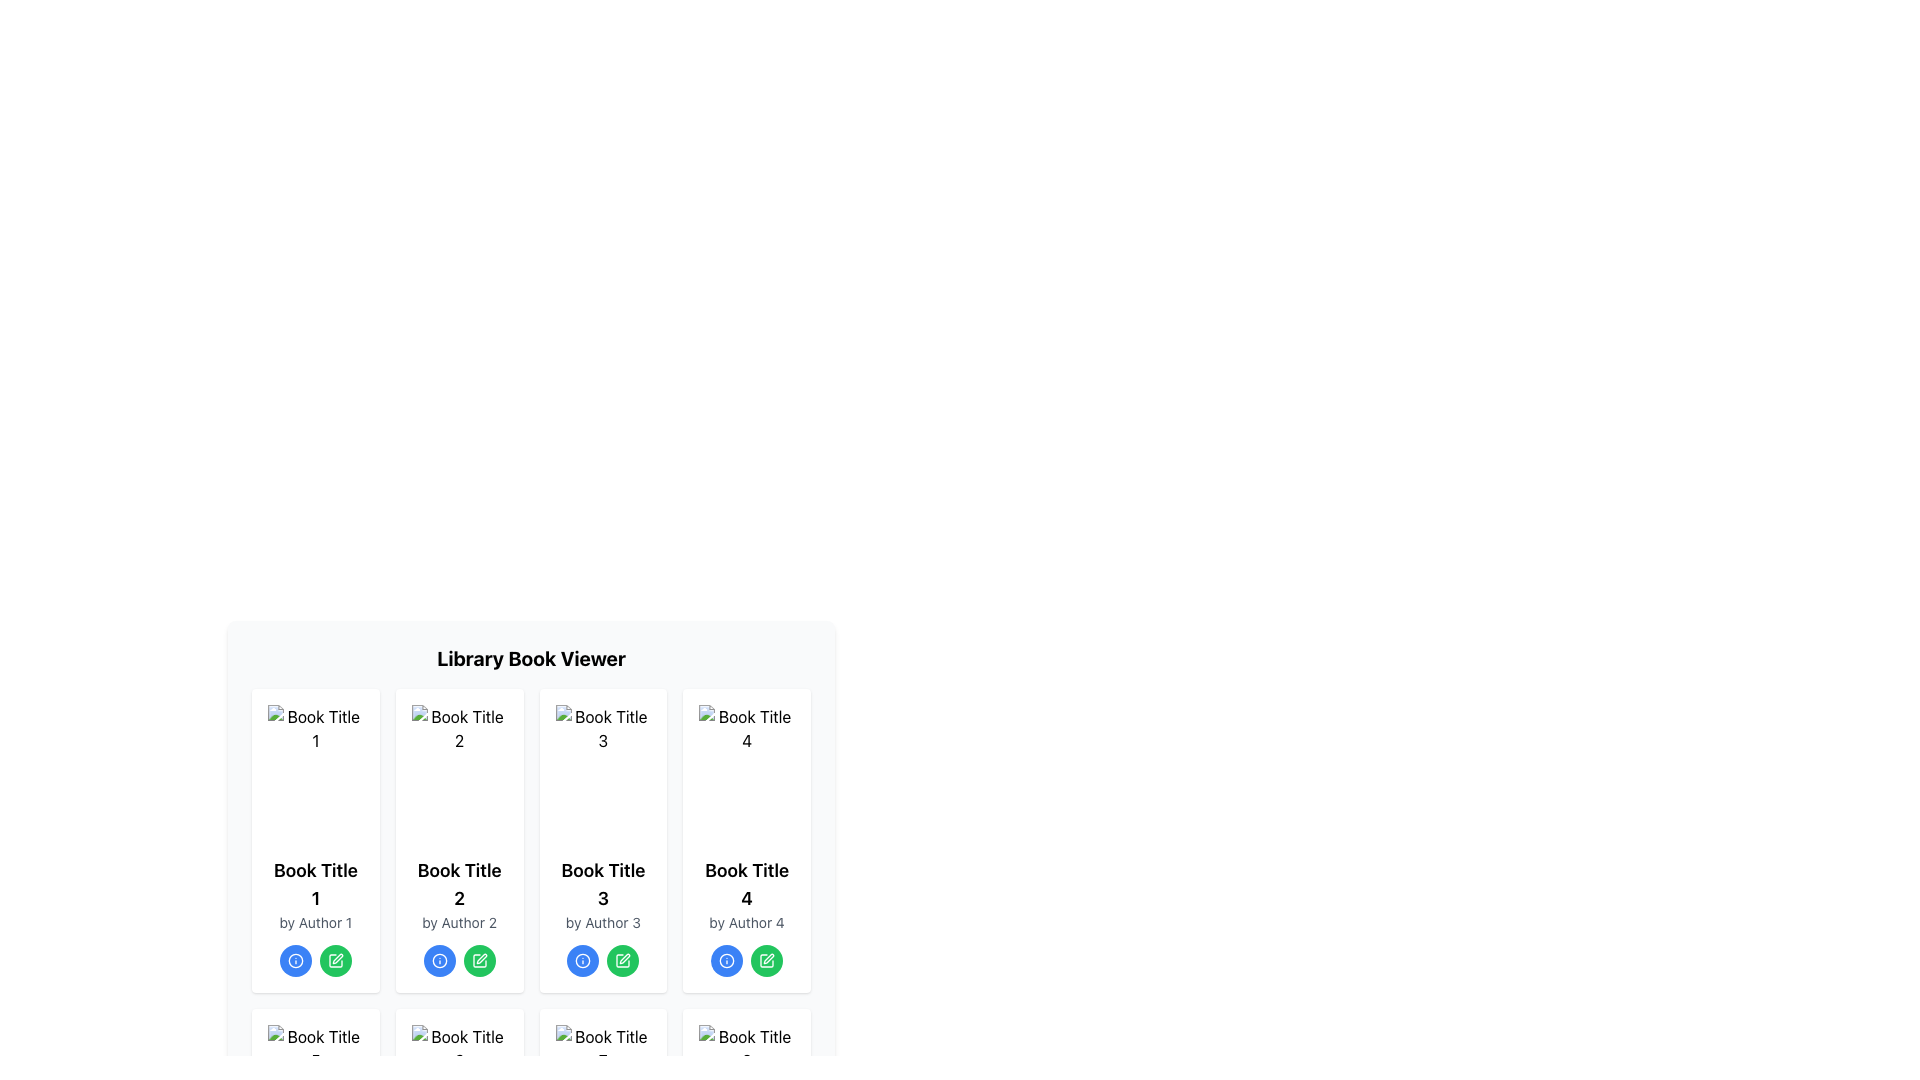 The width and height of the screenshot is (1920, 1080). Describe the element at coordinates (335, 959) in the screenshot. I see `the green pen icon located in the fourth column under 'Book Title 1'` at that location.